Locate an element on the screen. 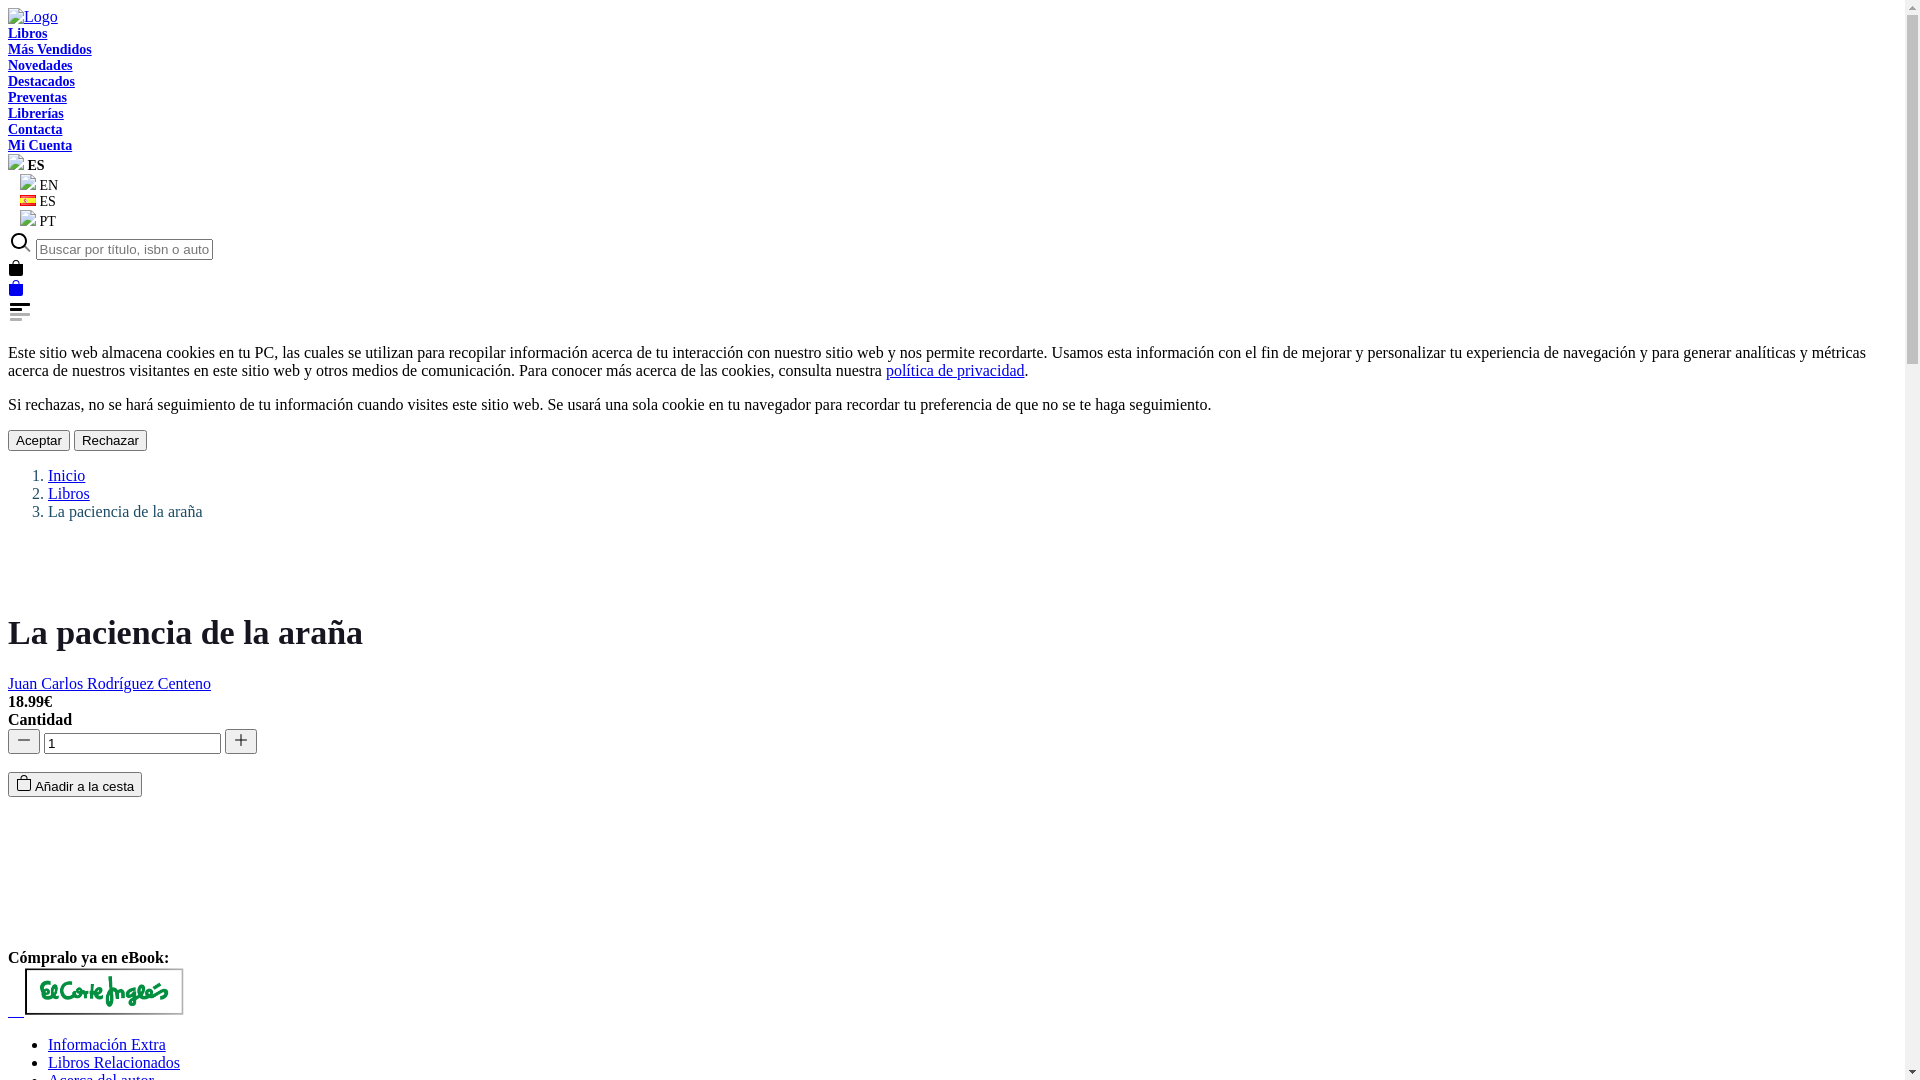 Image resolution: width=1920 pixels, height=1080 pixels. 'EN' is located at coordinates (33, 185).